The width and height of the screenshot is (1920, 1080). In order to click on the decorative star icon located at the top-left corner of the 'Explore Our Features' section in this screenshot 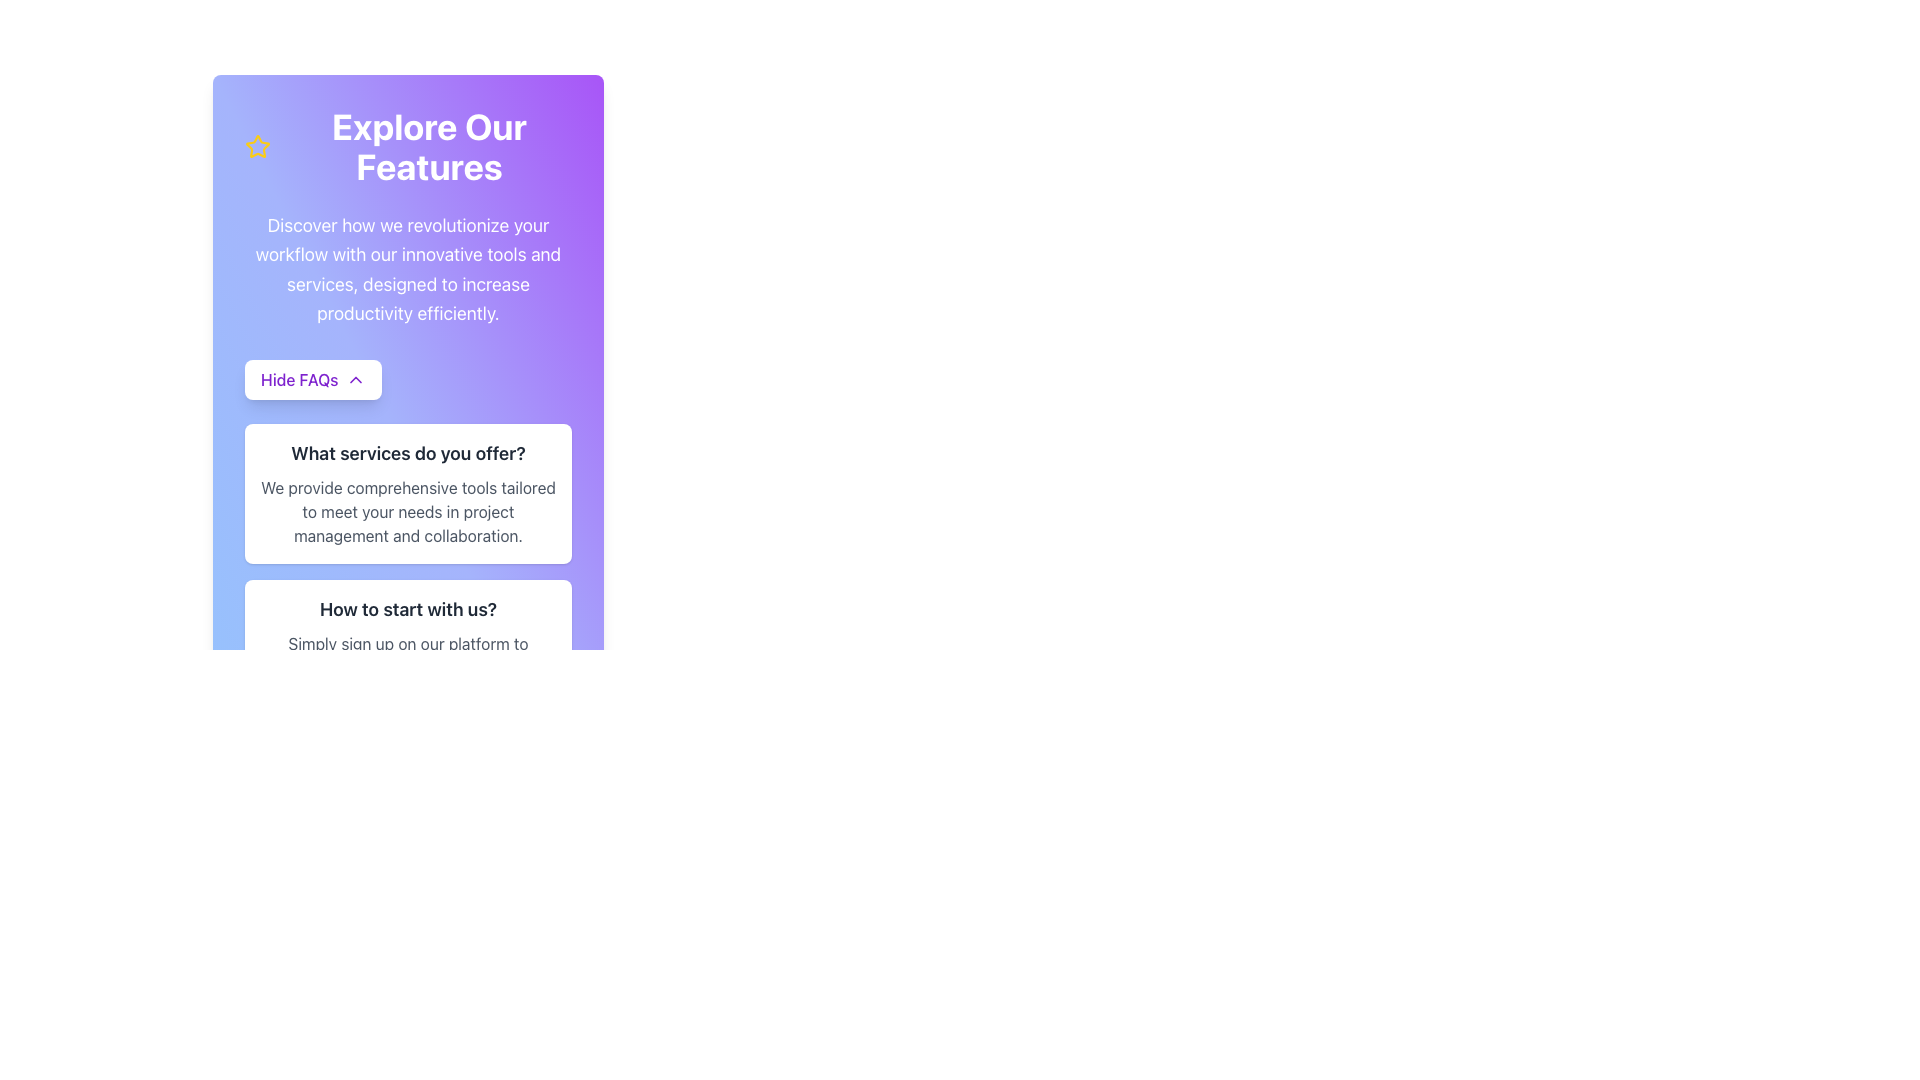, I will do `click(257, 145)`.